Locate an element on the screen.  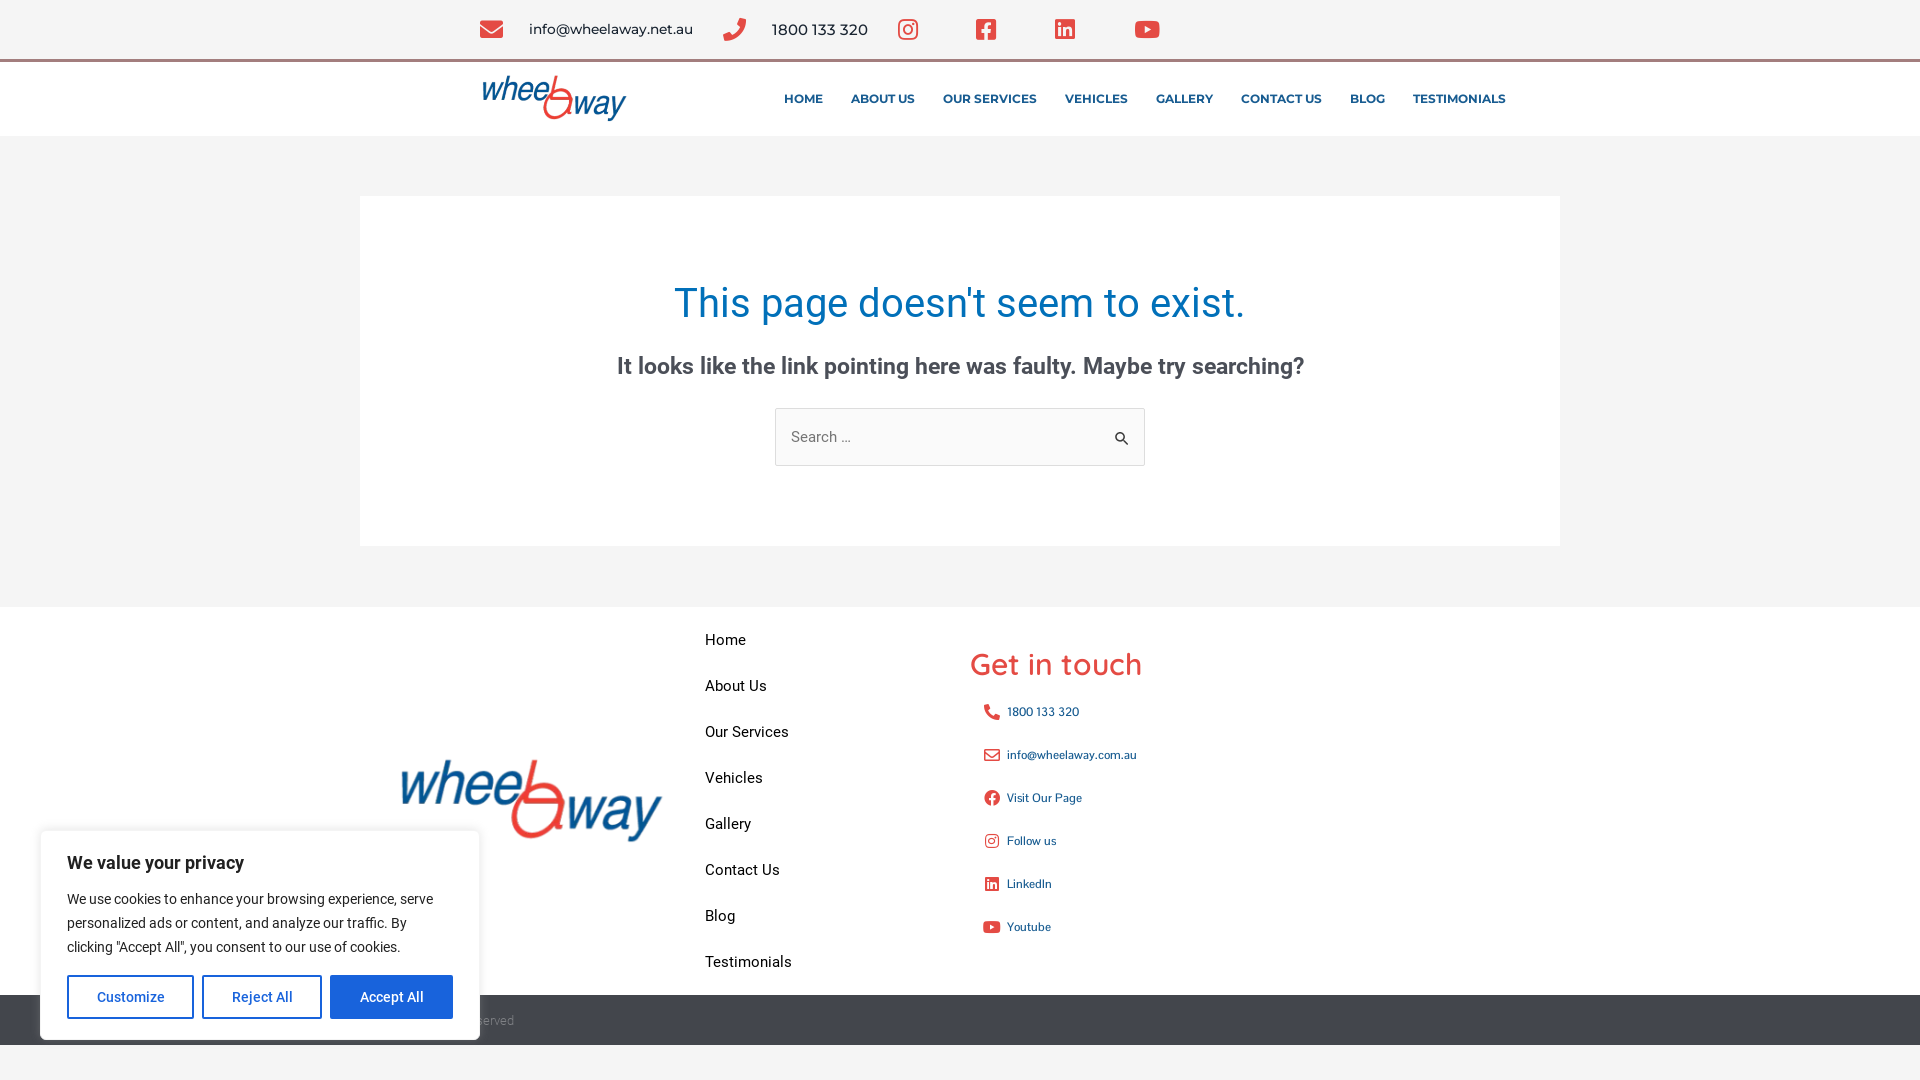
'ABOUT US' is located at coordinates (882, 99).